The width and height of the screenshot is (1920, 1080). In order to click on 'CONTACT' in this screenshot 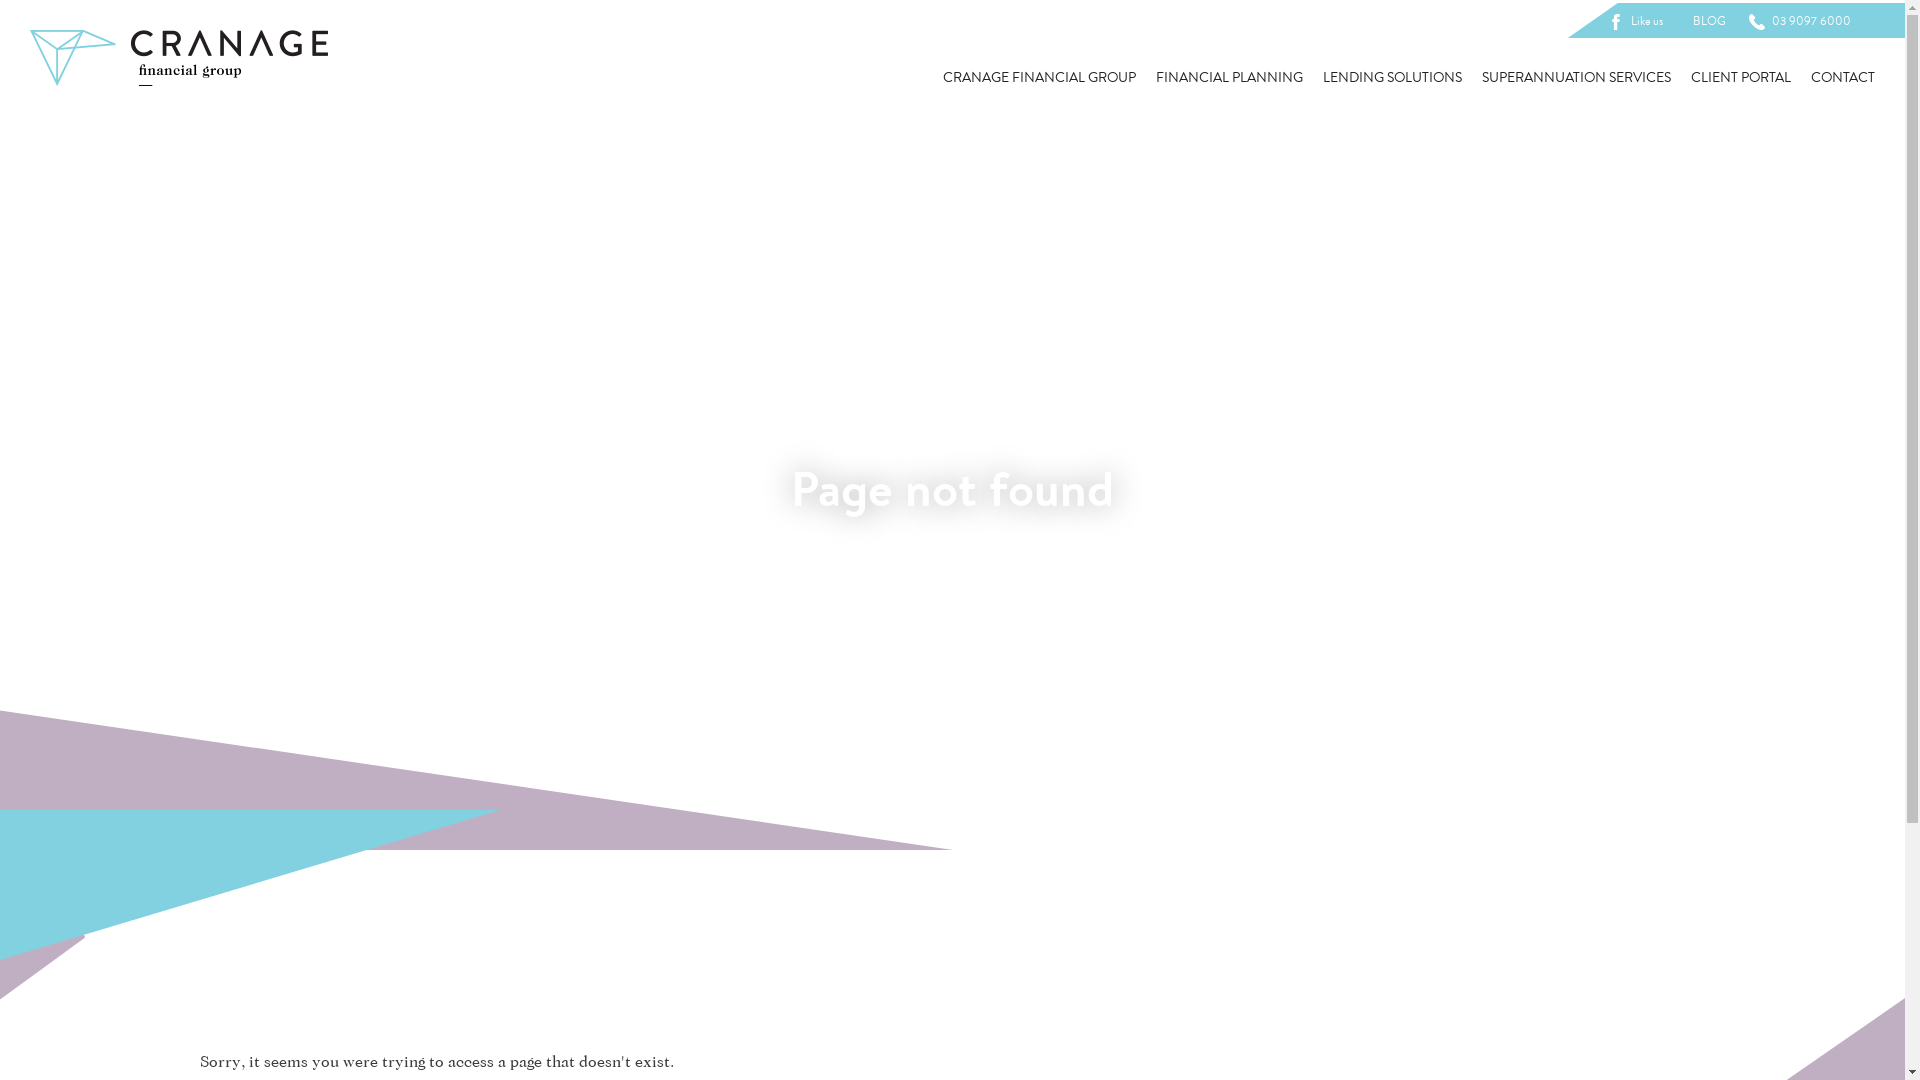, I will do `click(1810, 77)`.